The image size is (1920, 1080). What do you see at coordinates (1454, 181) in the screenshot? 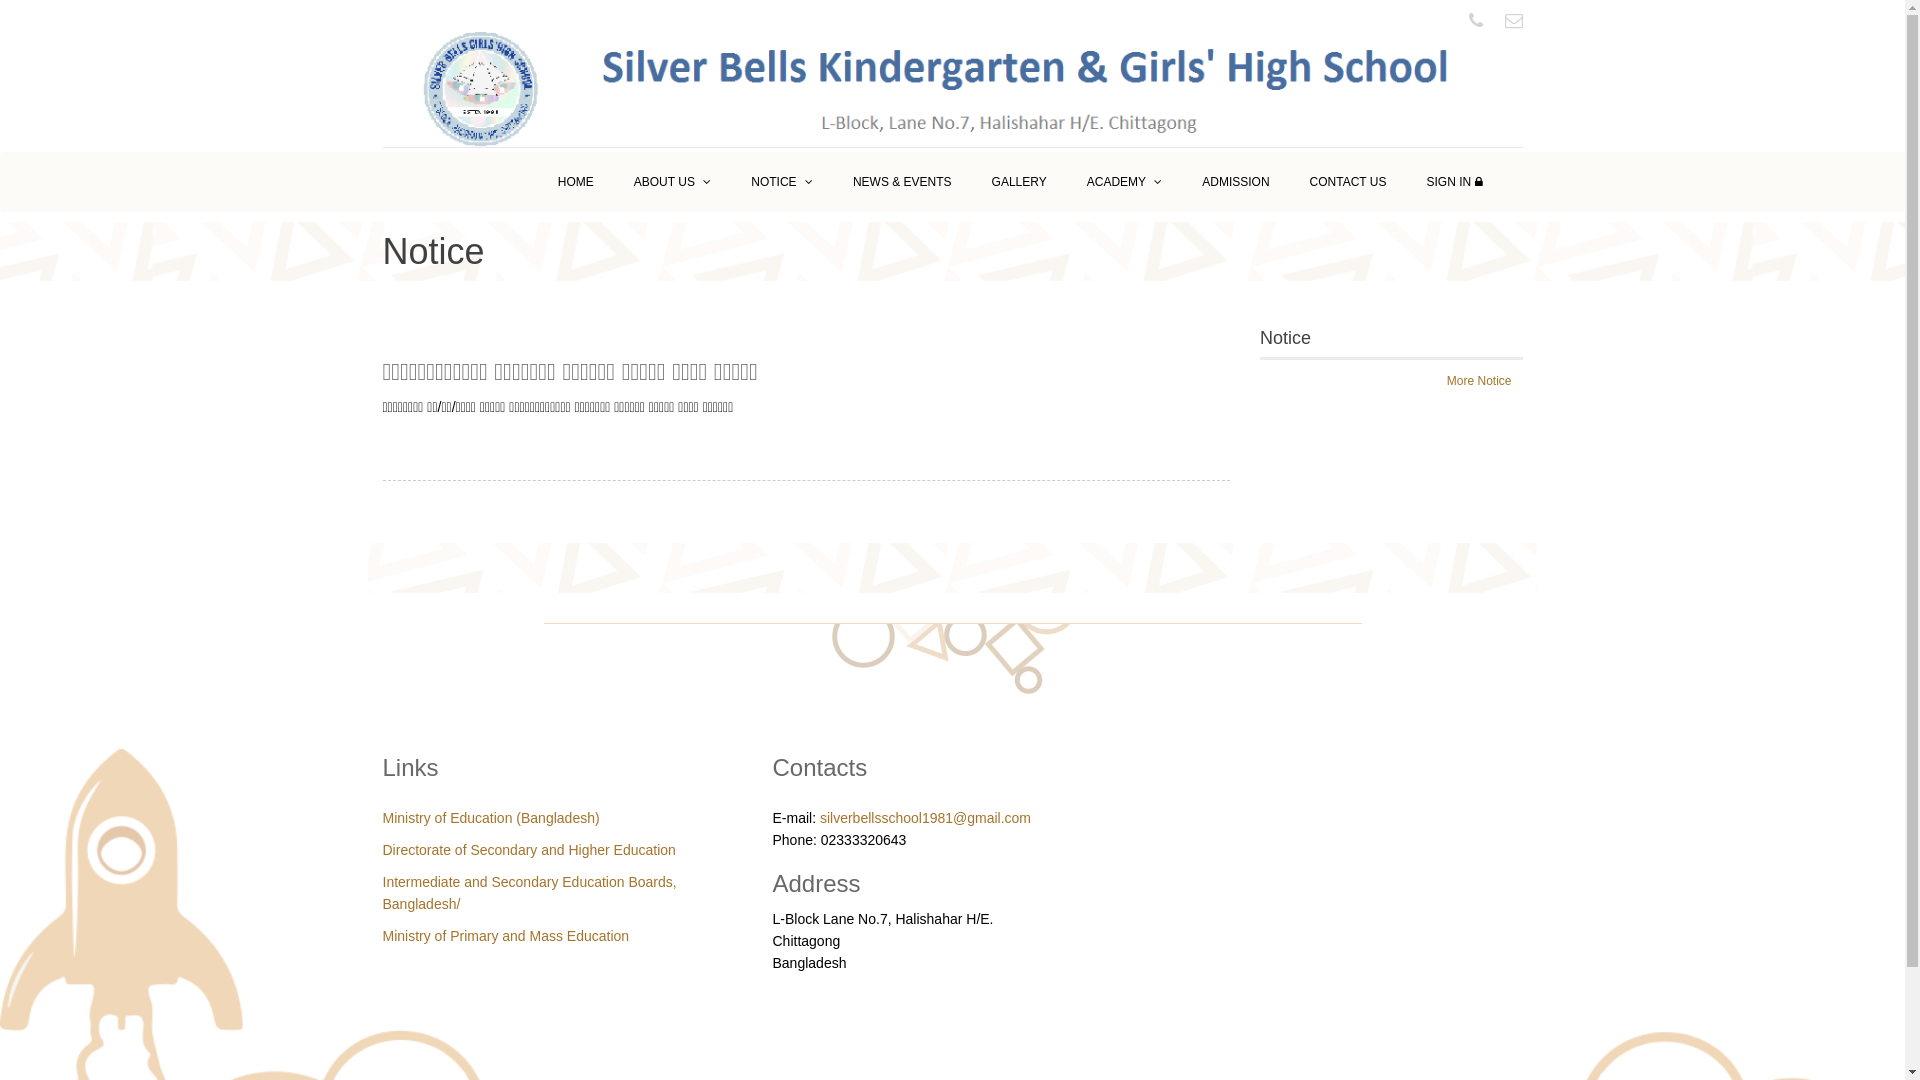
I see `'SIGN IN'` at bounding box center [1454, 181].